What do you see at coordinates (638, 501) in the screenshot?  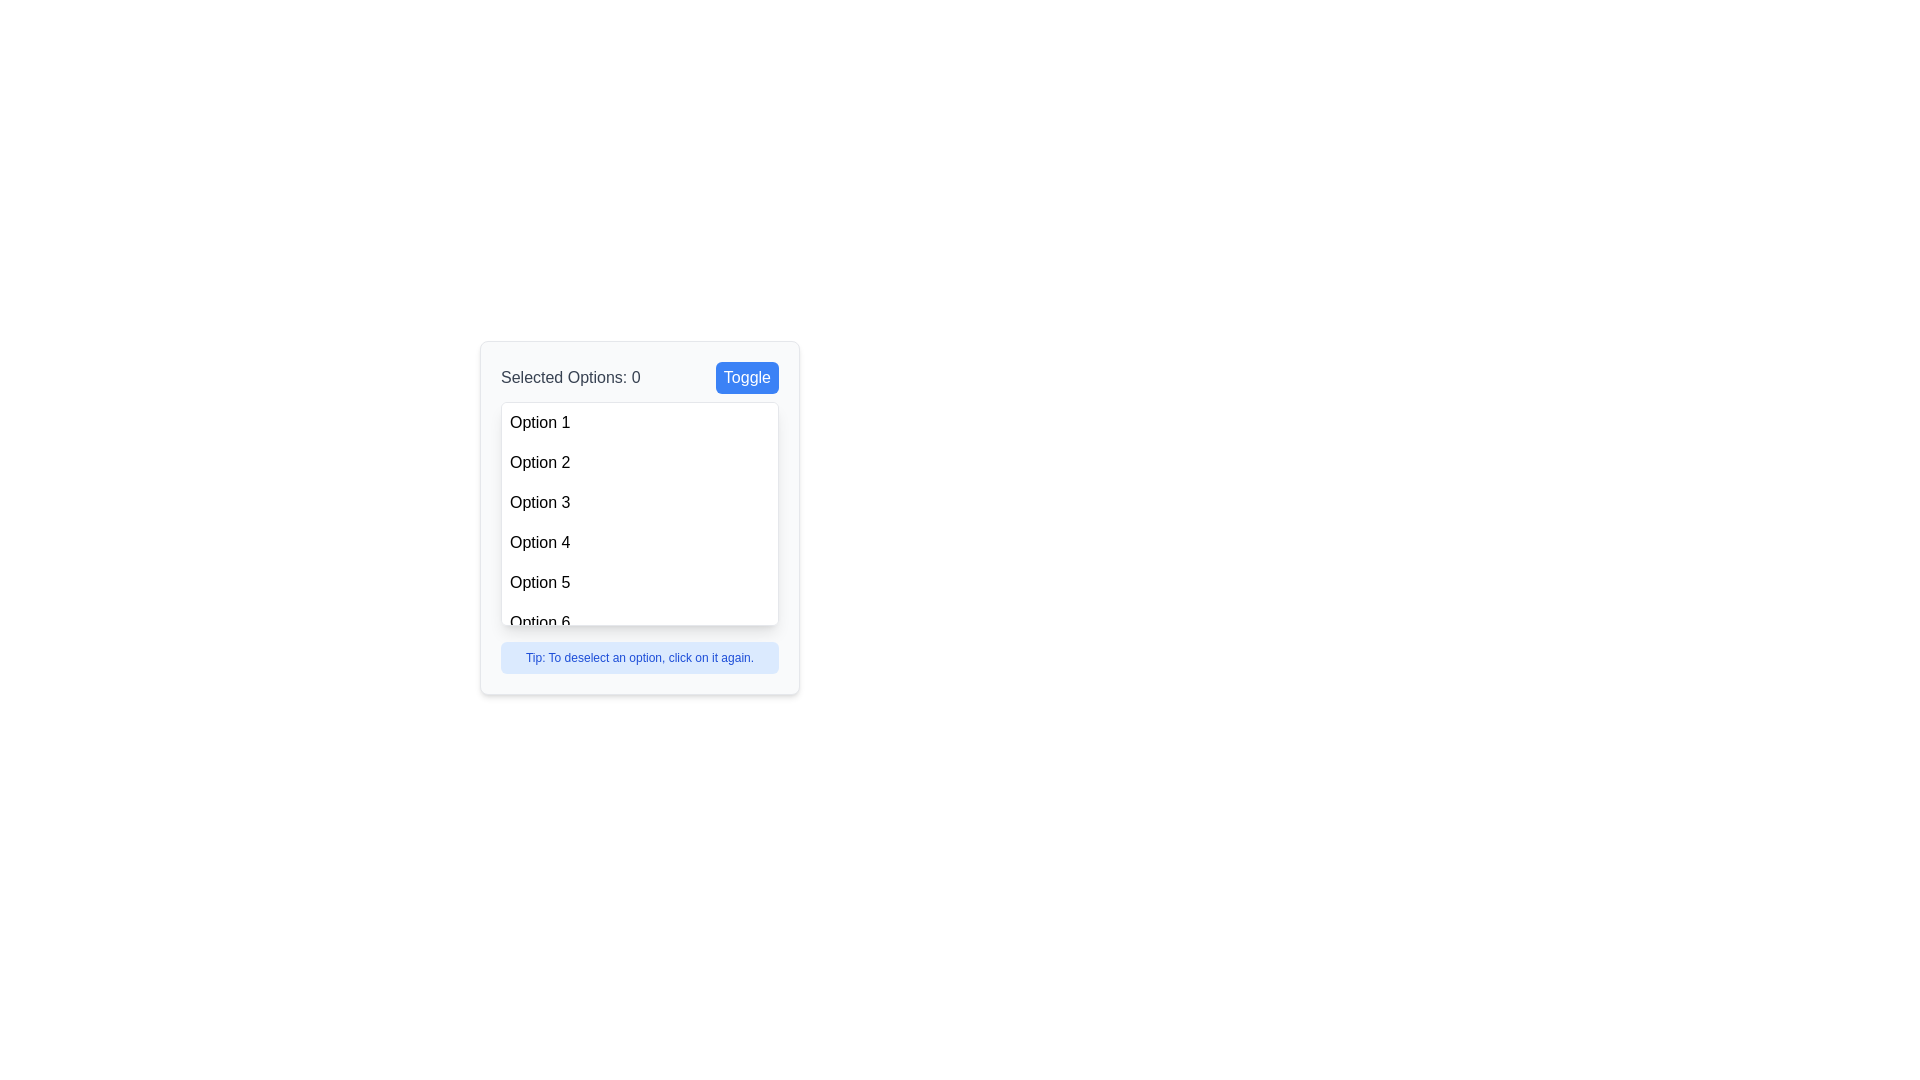 I see `the third selectable option in the dropdown menu` at bounding box center [638, 501].